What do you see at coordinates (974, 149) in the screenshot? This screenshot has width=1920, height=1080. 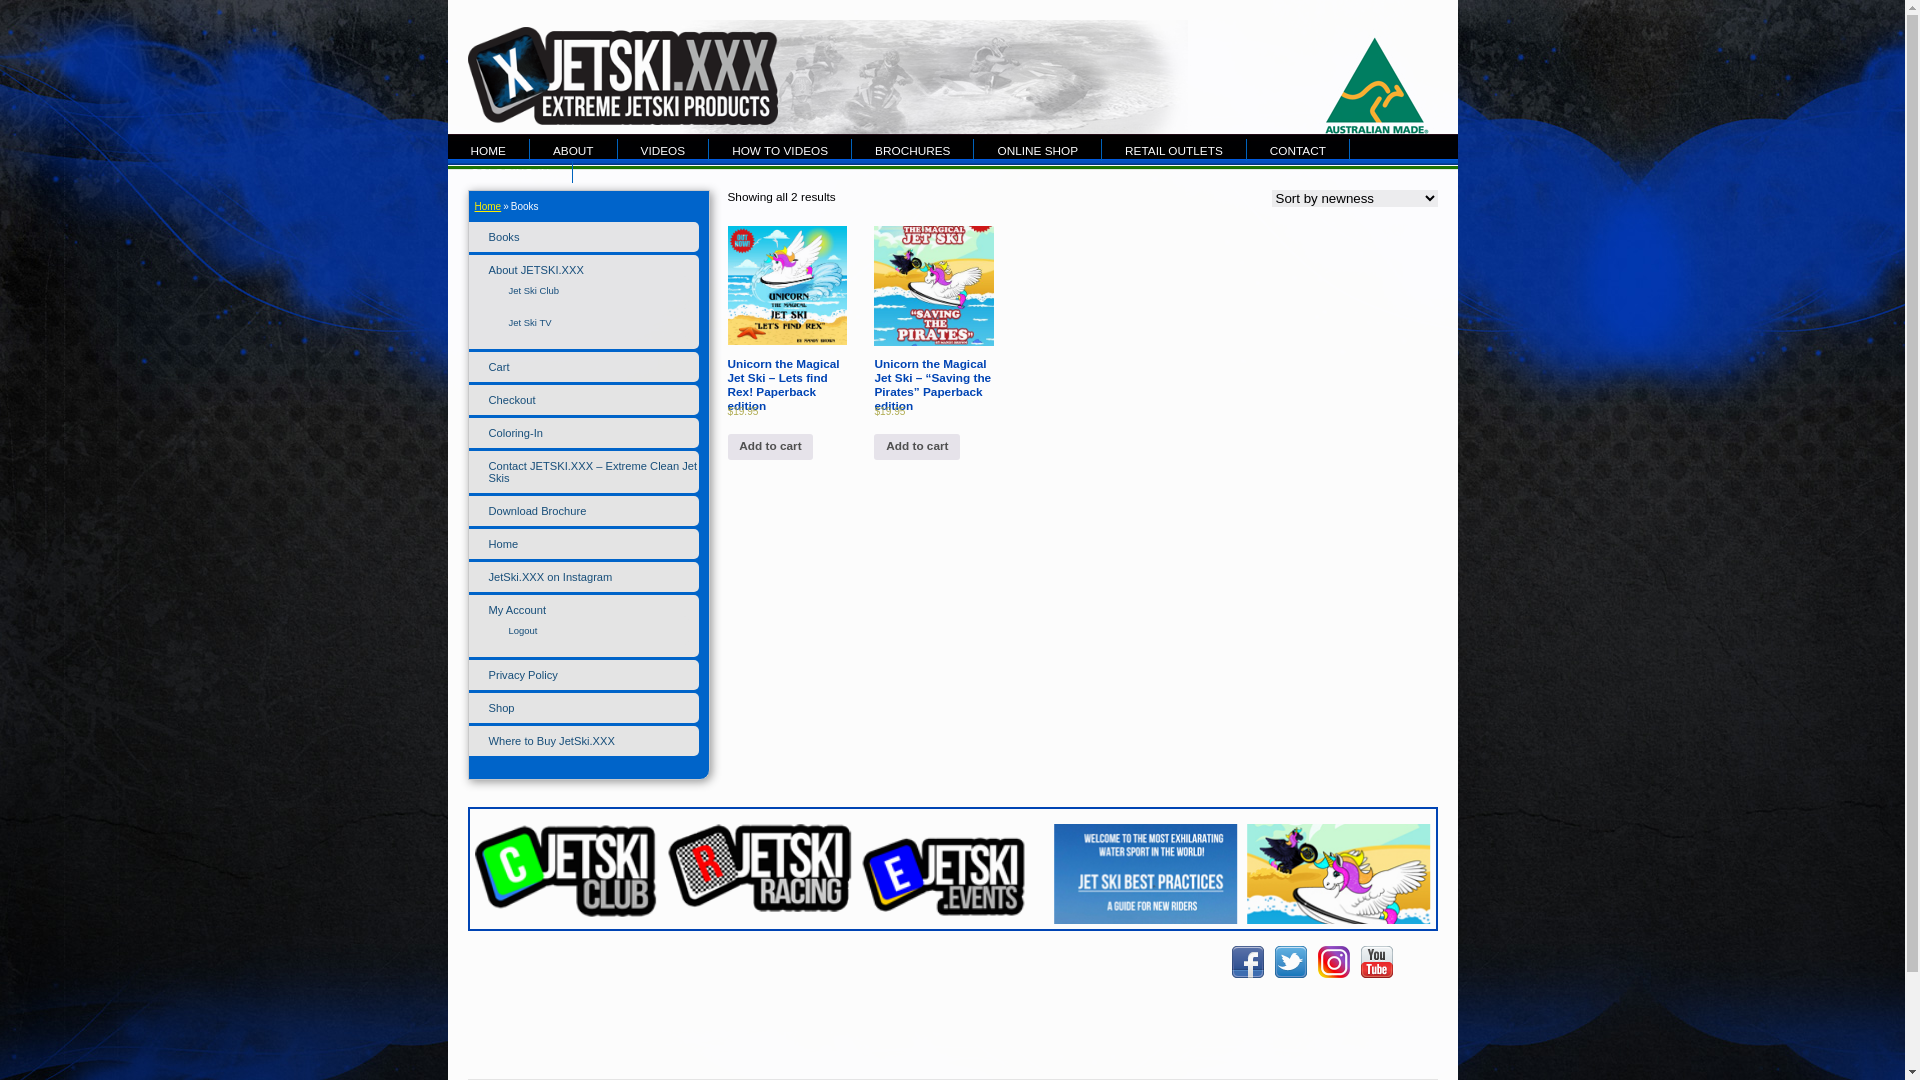 I see `'ONLINE SHOP'` at bounding box center [974, 149].